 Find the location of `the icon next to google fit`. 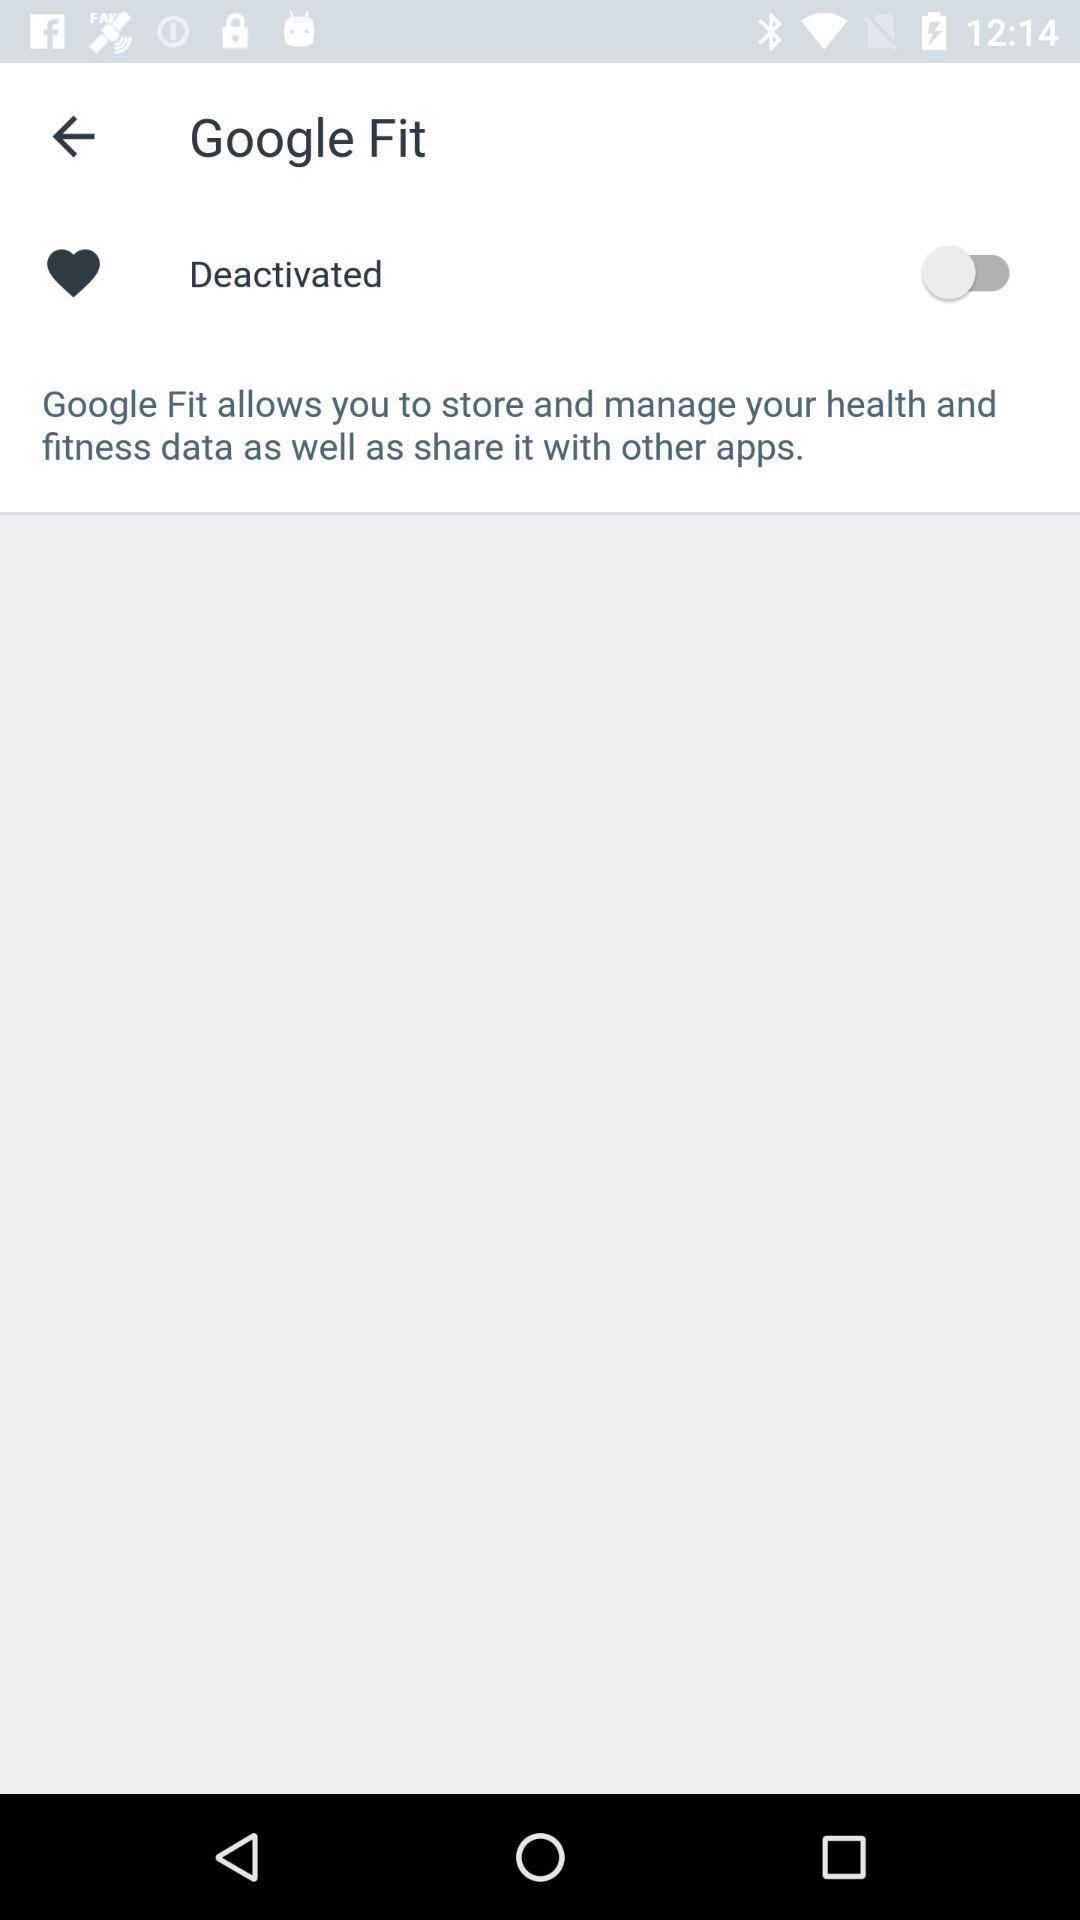

the icon next to google fit is located at coordinates (72, 135).